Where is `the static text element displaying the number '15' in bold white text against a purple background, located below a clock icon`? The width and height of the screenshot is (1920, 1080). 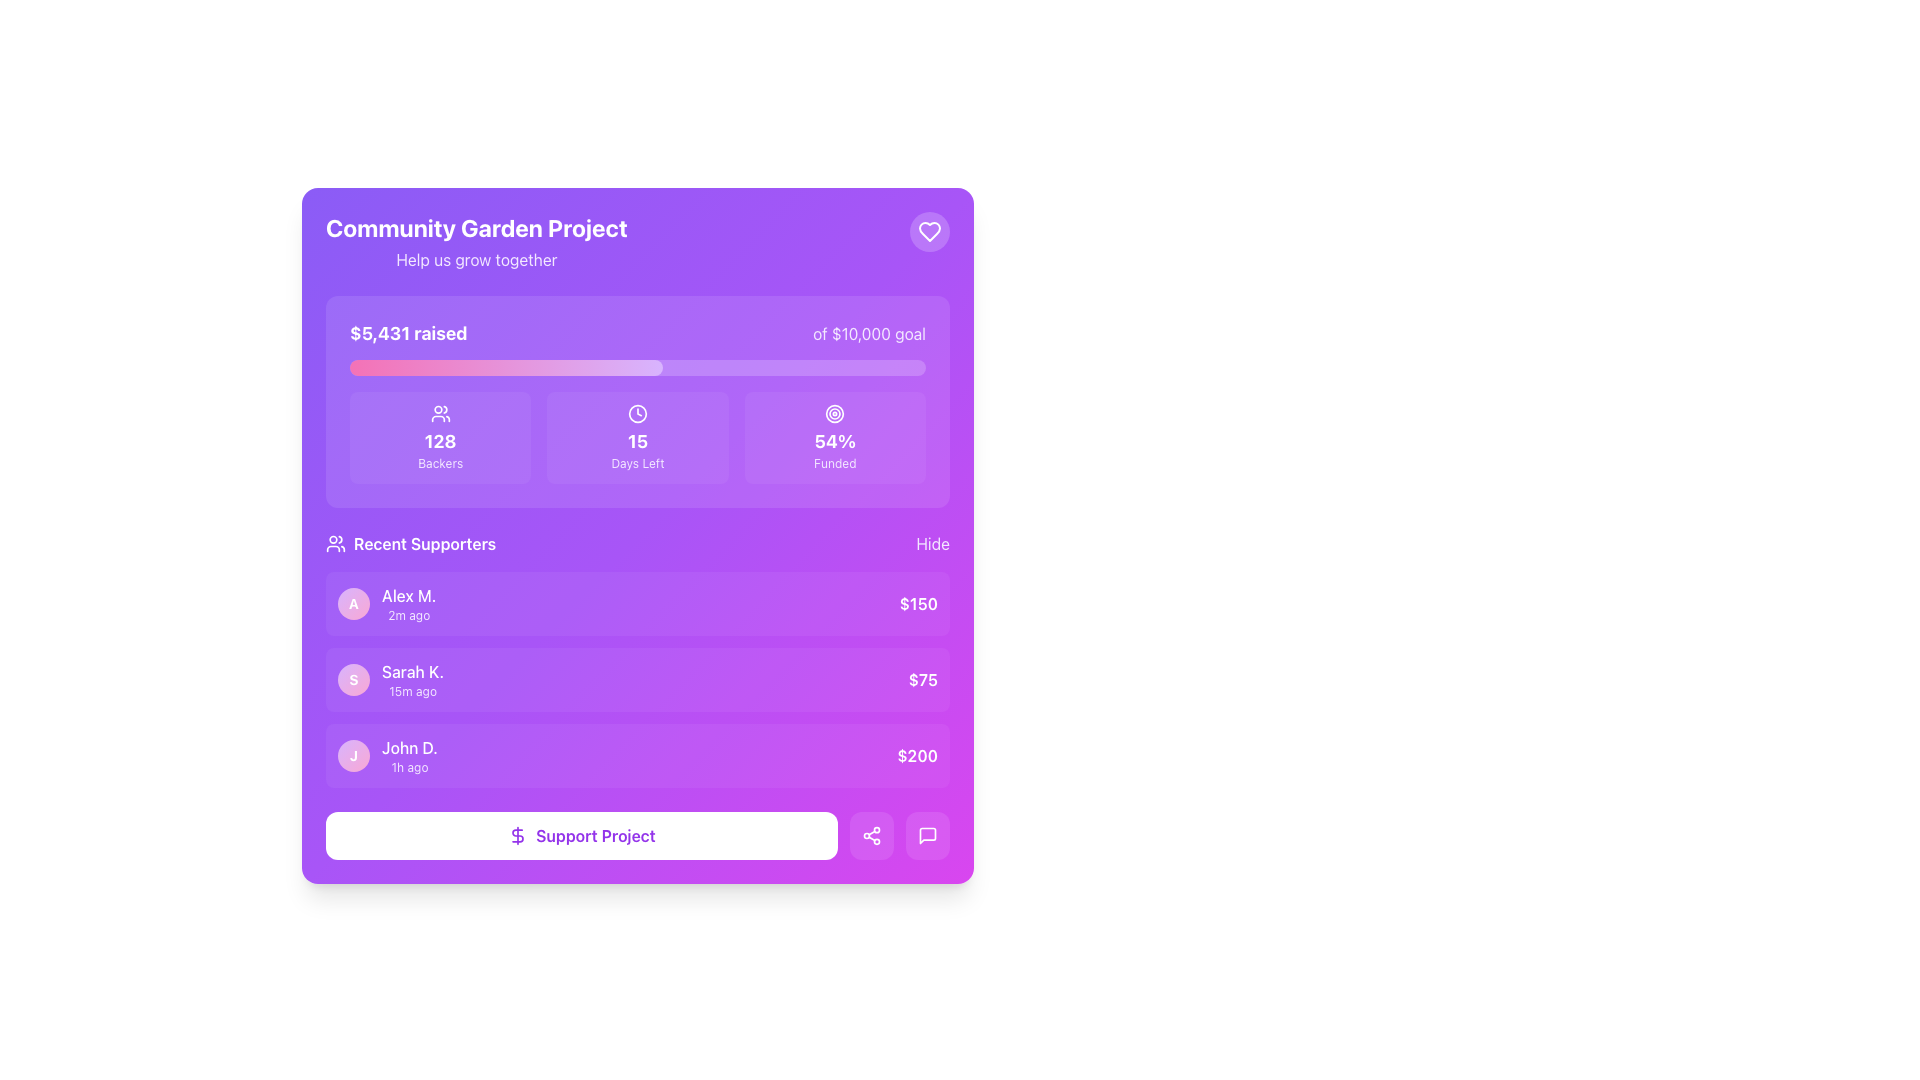
the static text element displaying the number '15' in bold white text against a purple background, located below a clock icon is located at coordinates (637, 441).